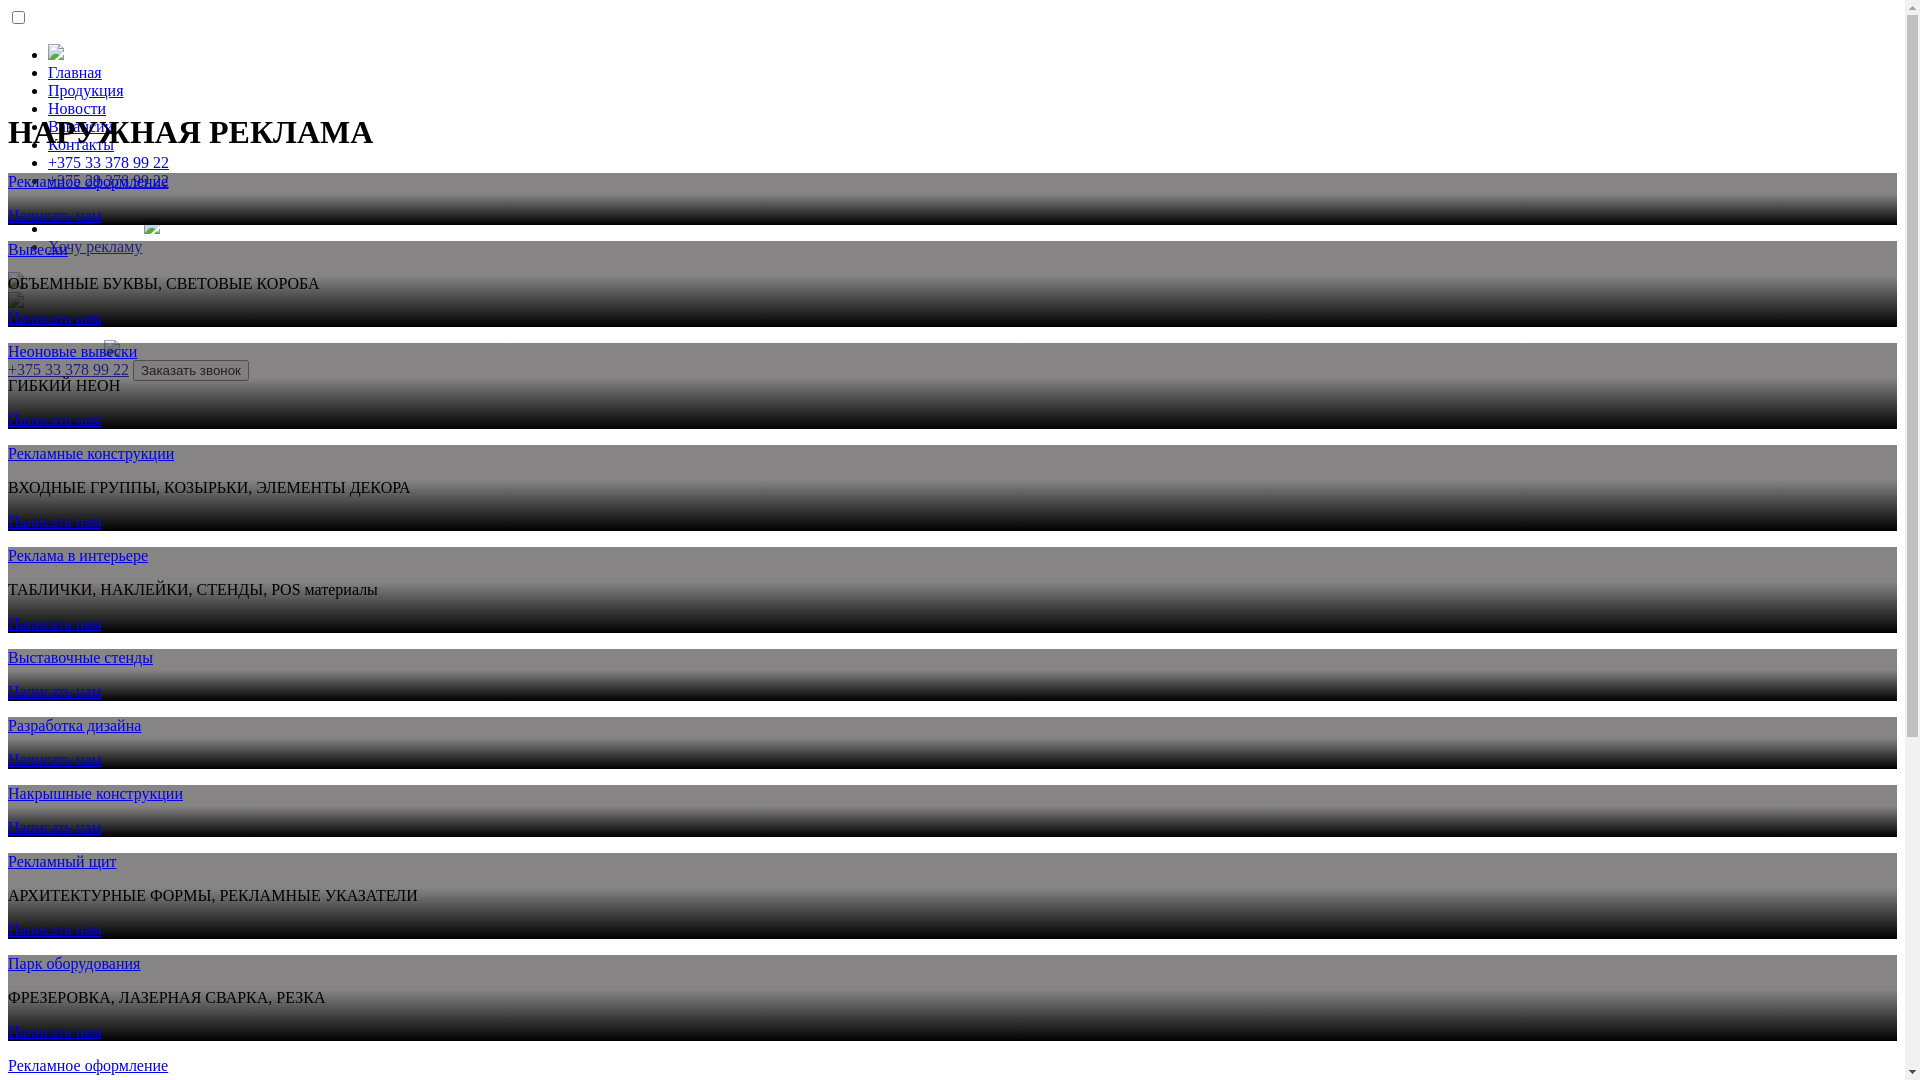 The height and width of the screenshot is (1080, 1920). Describe the element at coordinates (107, 161) in the screenshot. I see `'+375 33 378 99 22'` at that location.